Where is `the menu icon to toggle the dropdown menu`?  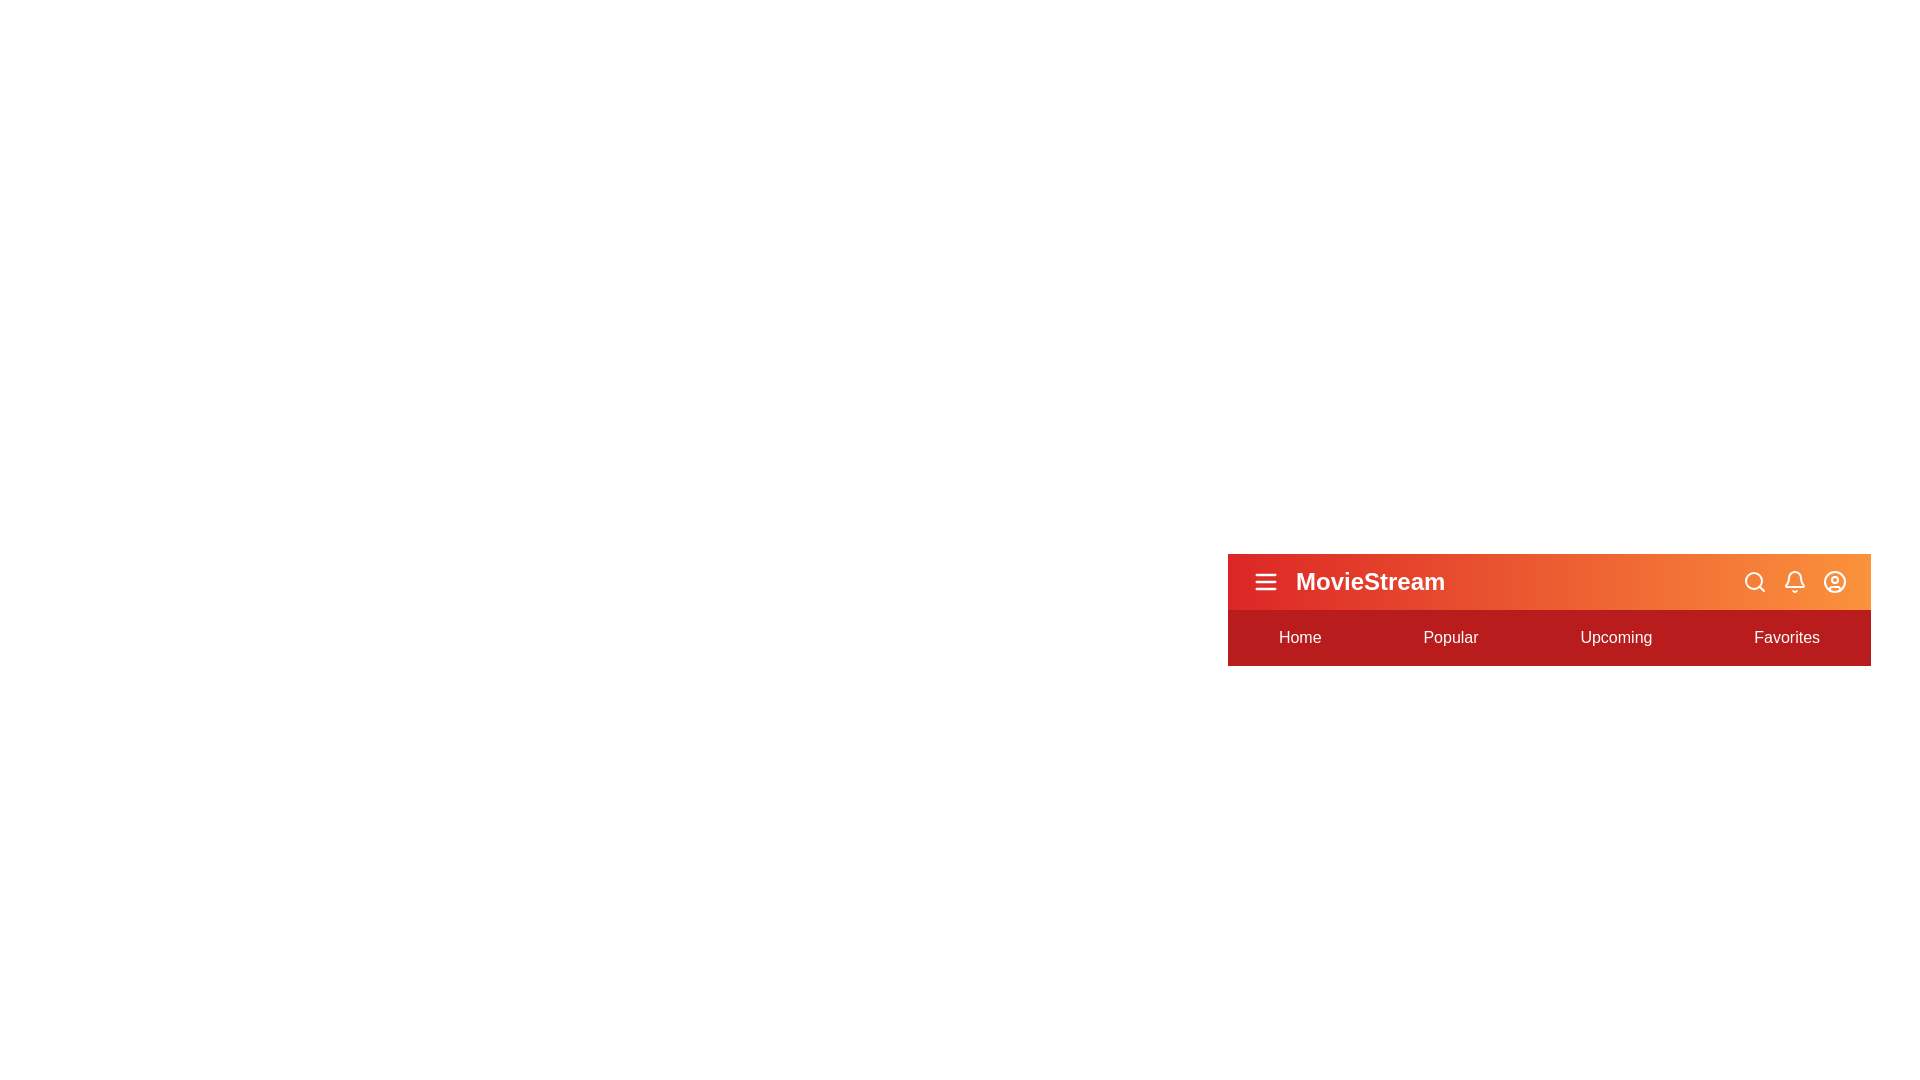 the menu icon to toggle the dropdown menu is located at coordinates (1265, 582).